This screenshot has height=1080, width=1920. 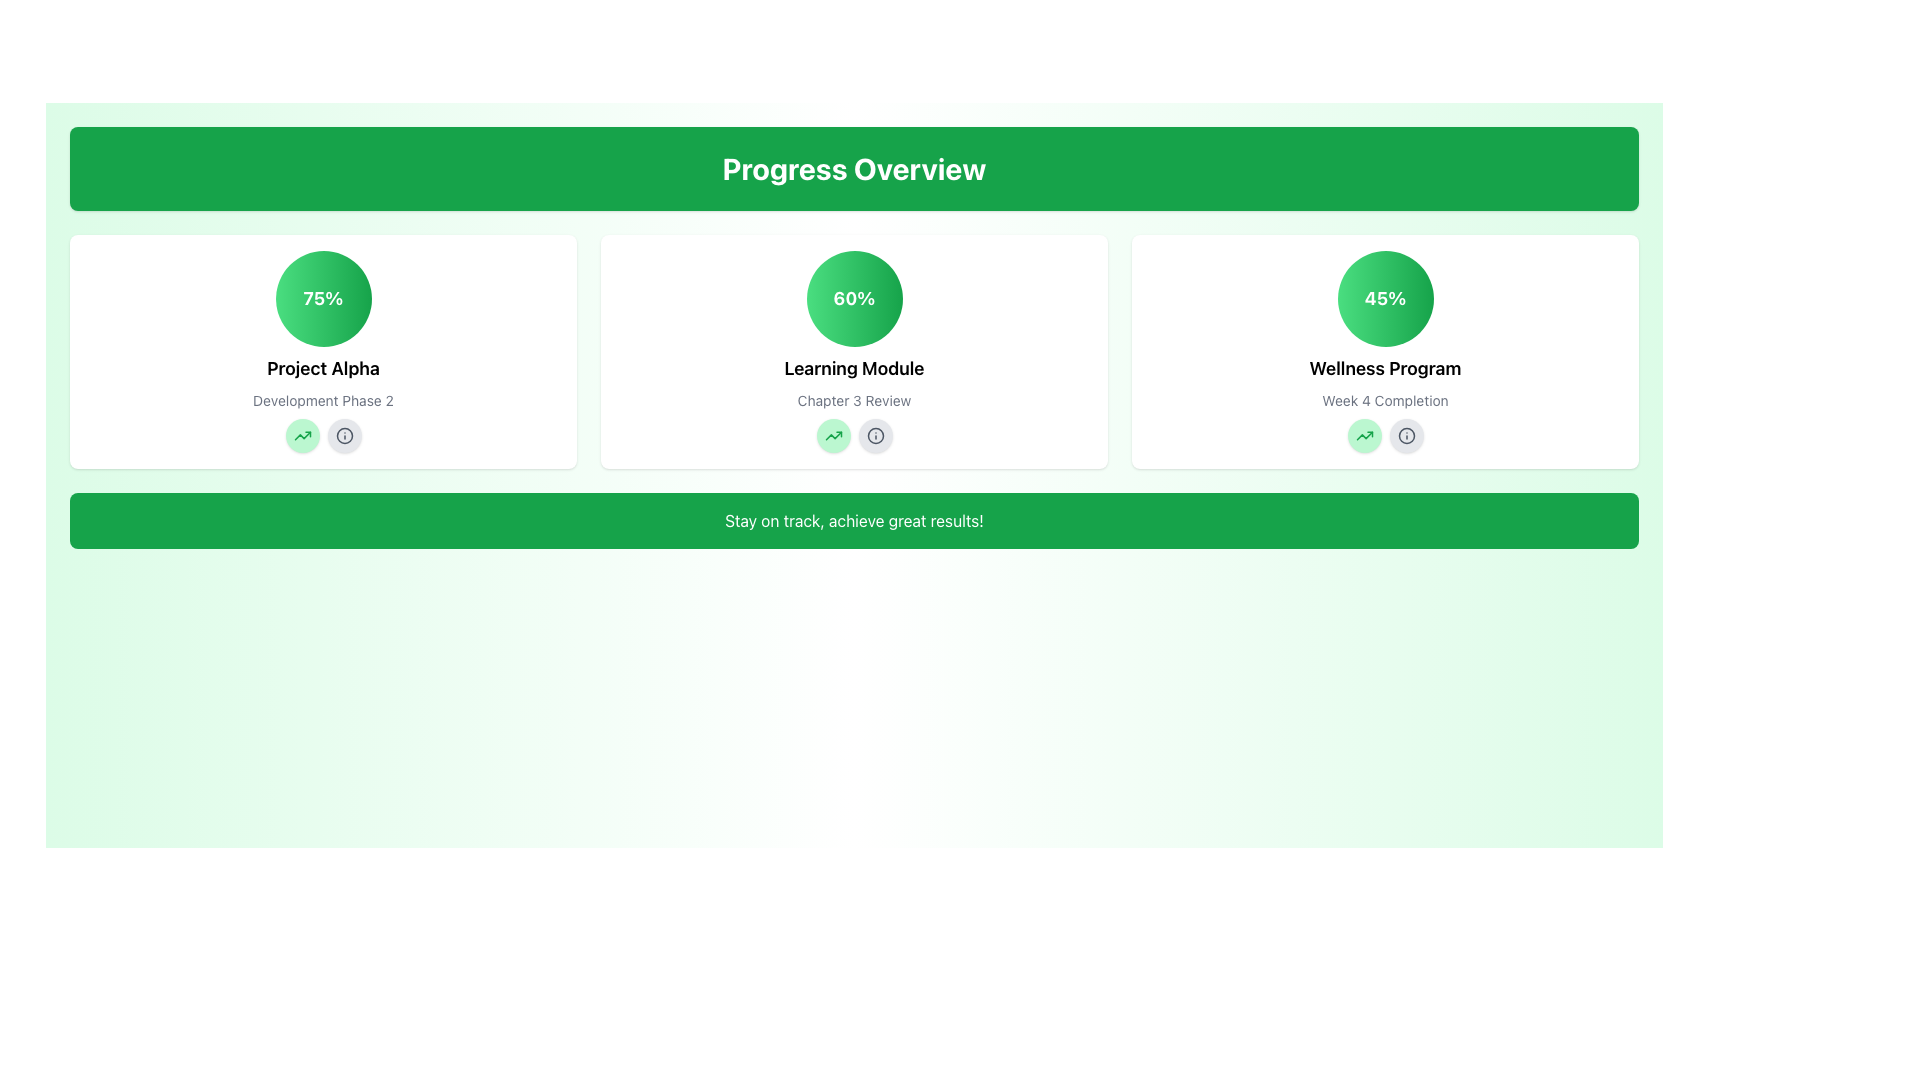 What do you see at coordinates (1384, 401) in the screenshot?
I see `text label displaying 'Week 4 Completion' in small, gray, non-bold font within the 'Wellness Program' card` at bounding box center [1384, 401].